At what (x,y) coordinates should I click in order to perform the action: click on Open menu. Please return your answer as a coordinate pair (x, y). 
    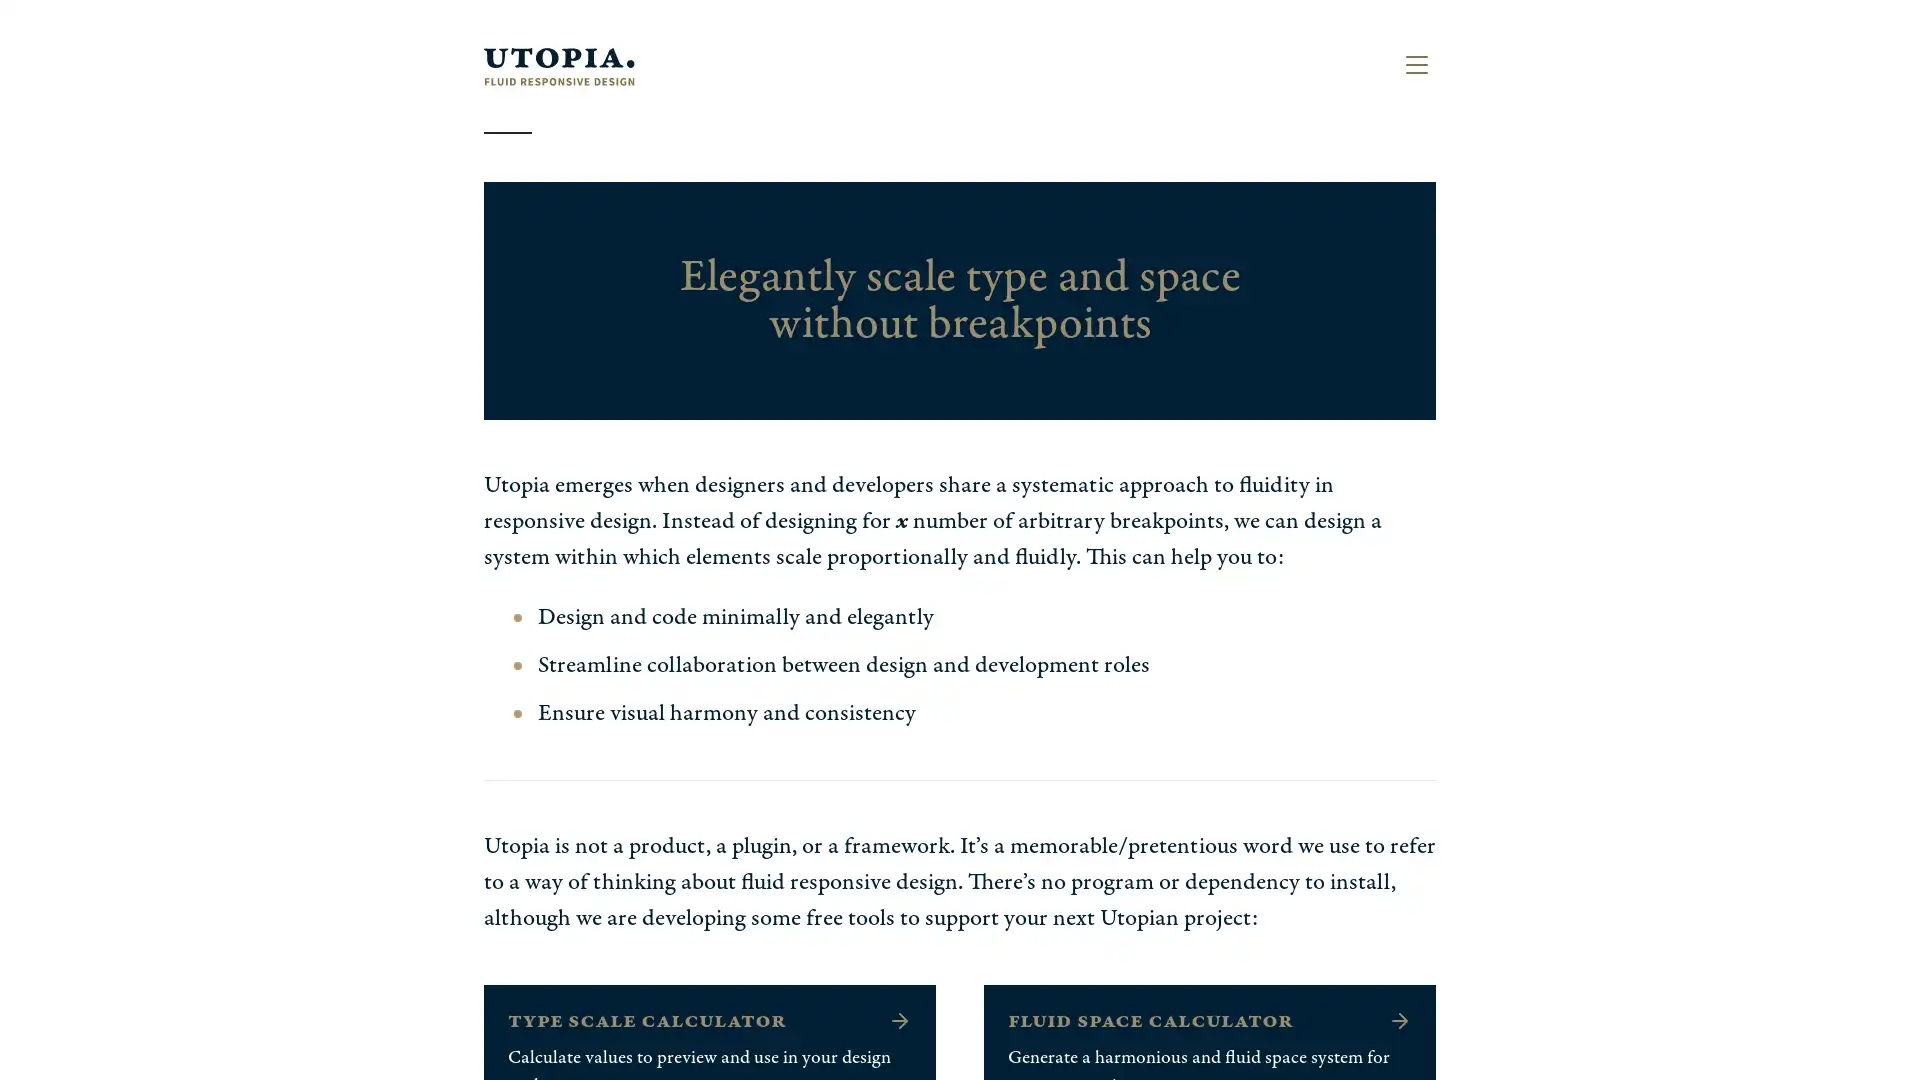
    Looking at the image, I should click on (1415, 64).